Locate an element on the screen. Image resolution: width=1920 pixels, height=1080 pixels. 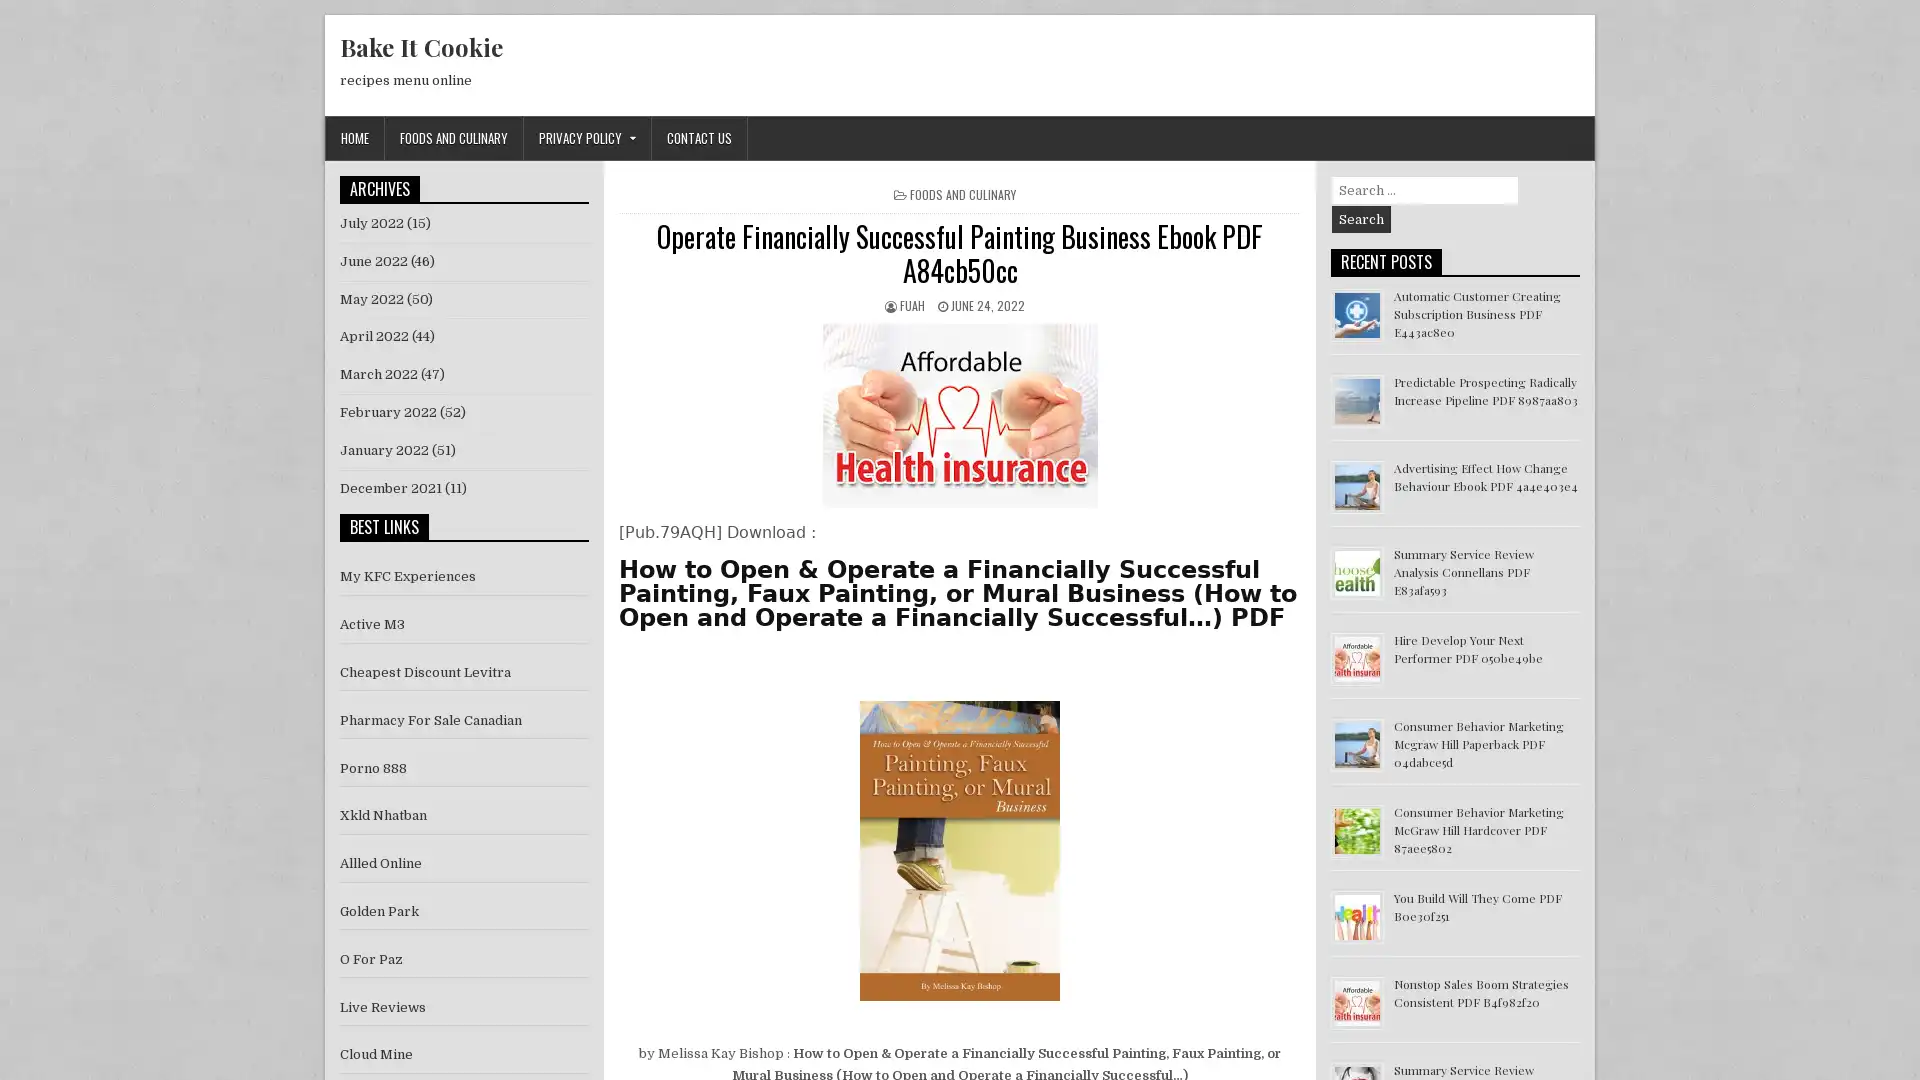
Search is located at coordinates (1360, 219).